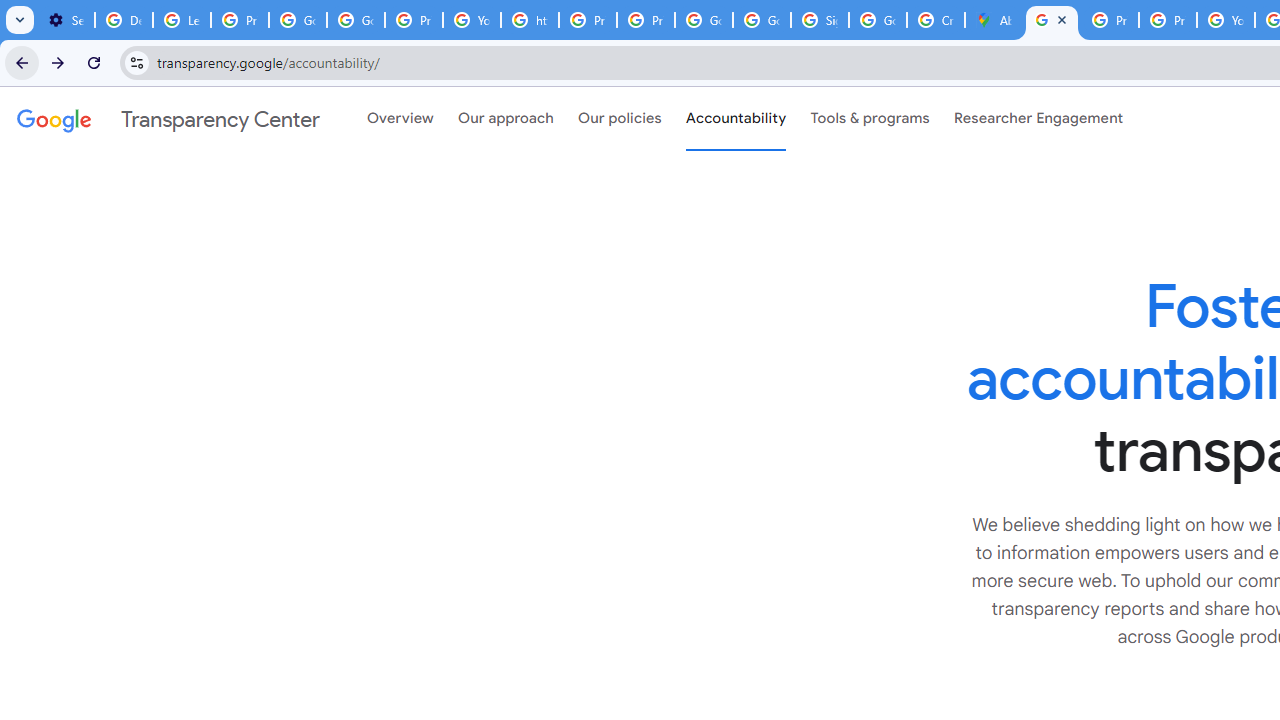 The image size is (1280, 720). Describe the element at coordinates (1038, 119) in the screenshot. I see `'Researcher Engagement'` at that location.